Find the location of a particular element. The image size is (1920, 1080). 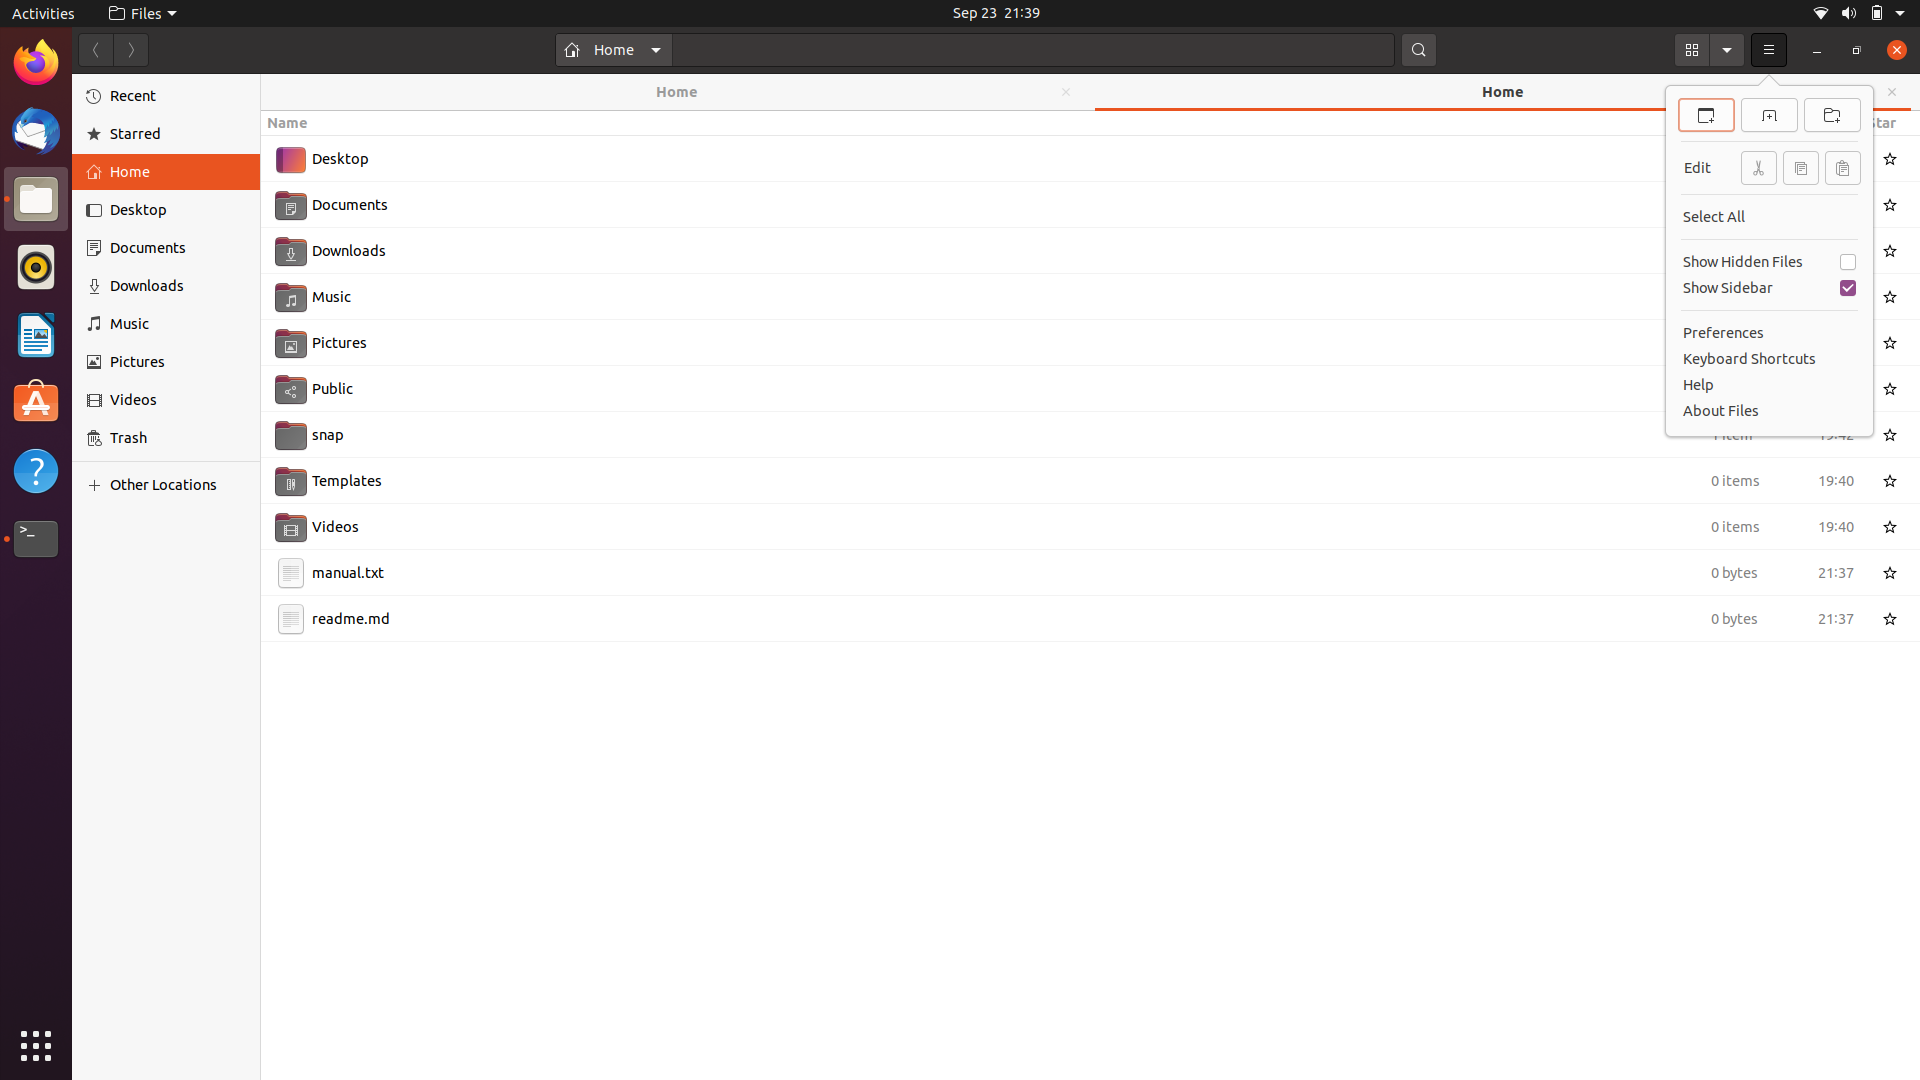

the formation of a new file folder via mouse right-click and keyboard keys is located at coordinates (1090, 860).